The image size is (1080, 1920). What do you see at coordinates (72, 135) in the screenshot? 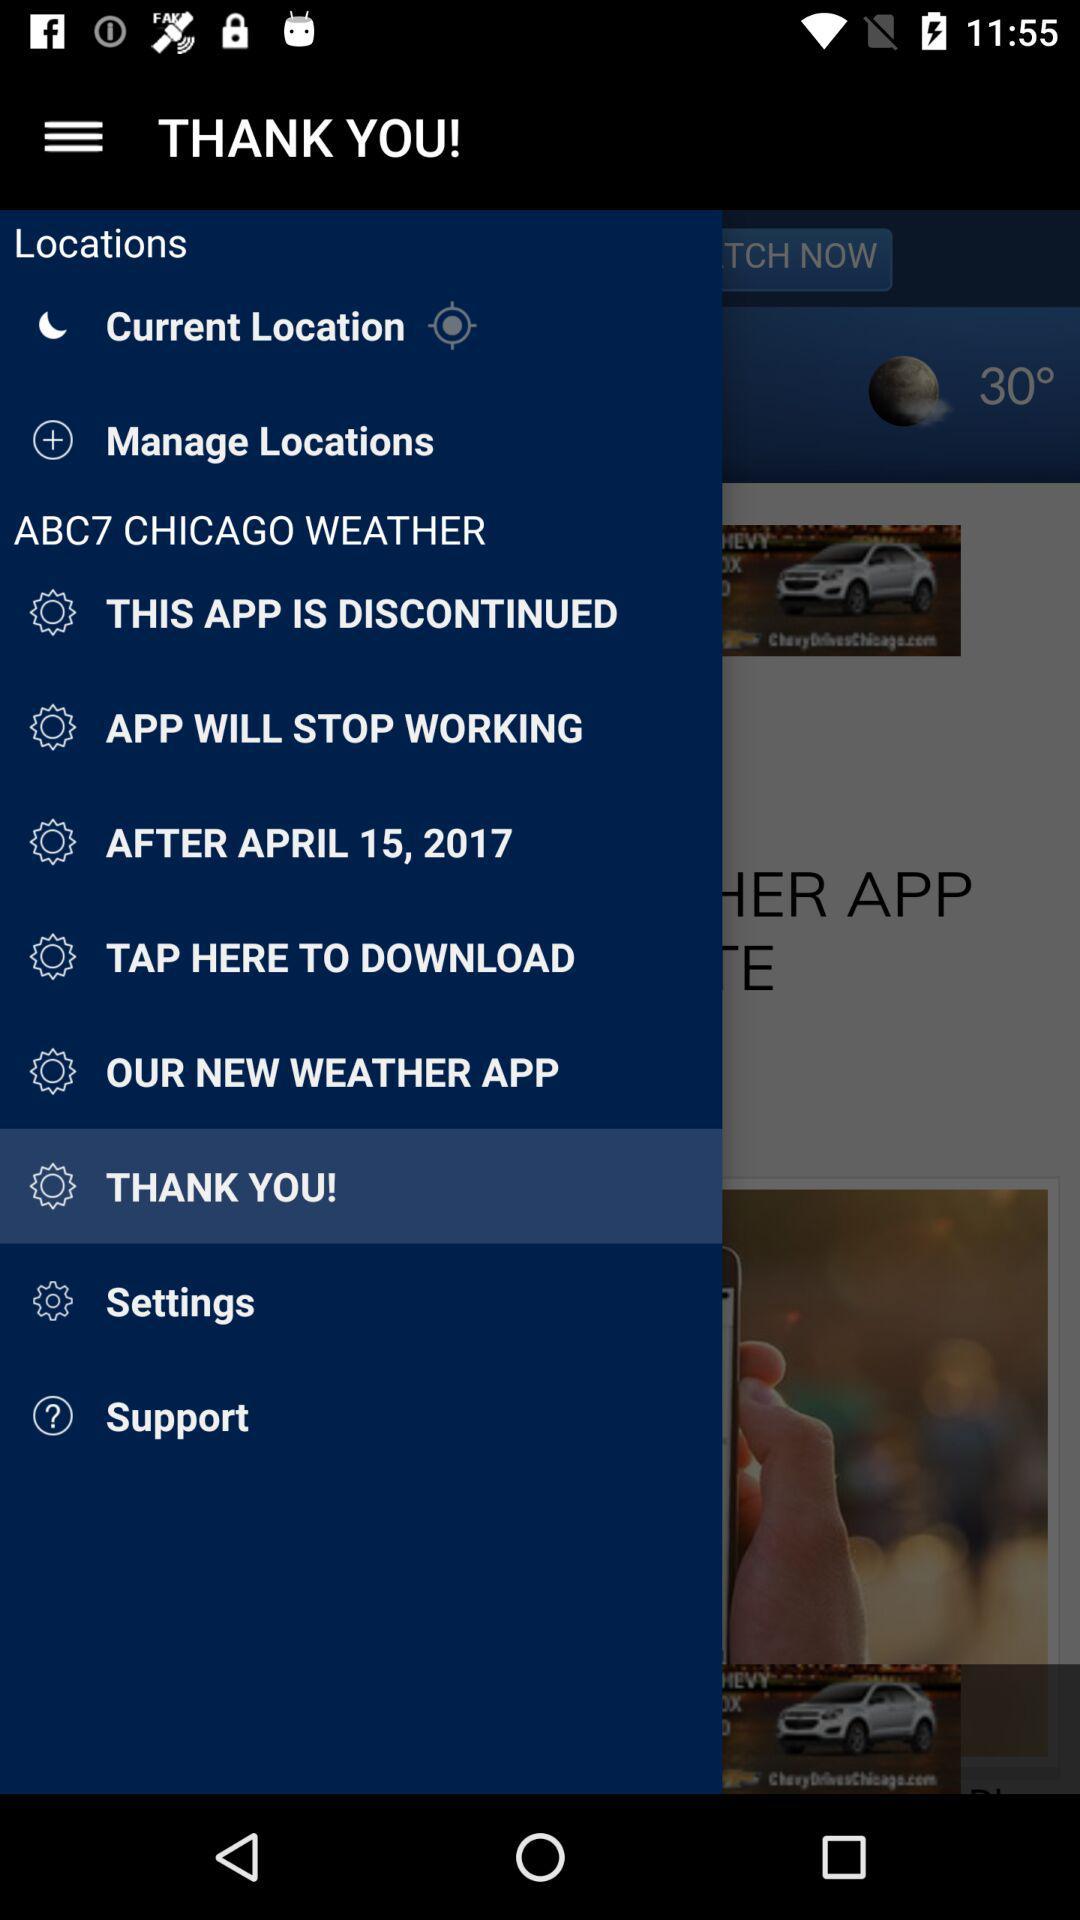
I see `list the menu` at bounding box center [72, 135].